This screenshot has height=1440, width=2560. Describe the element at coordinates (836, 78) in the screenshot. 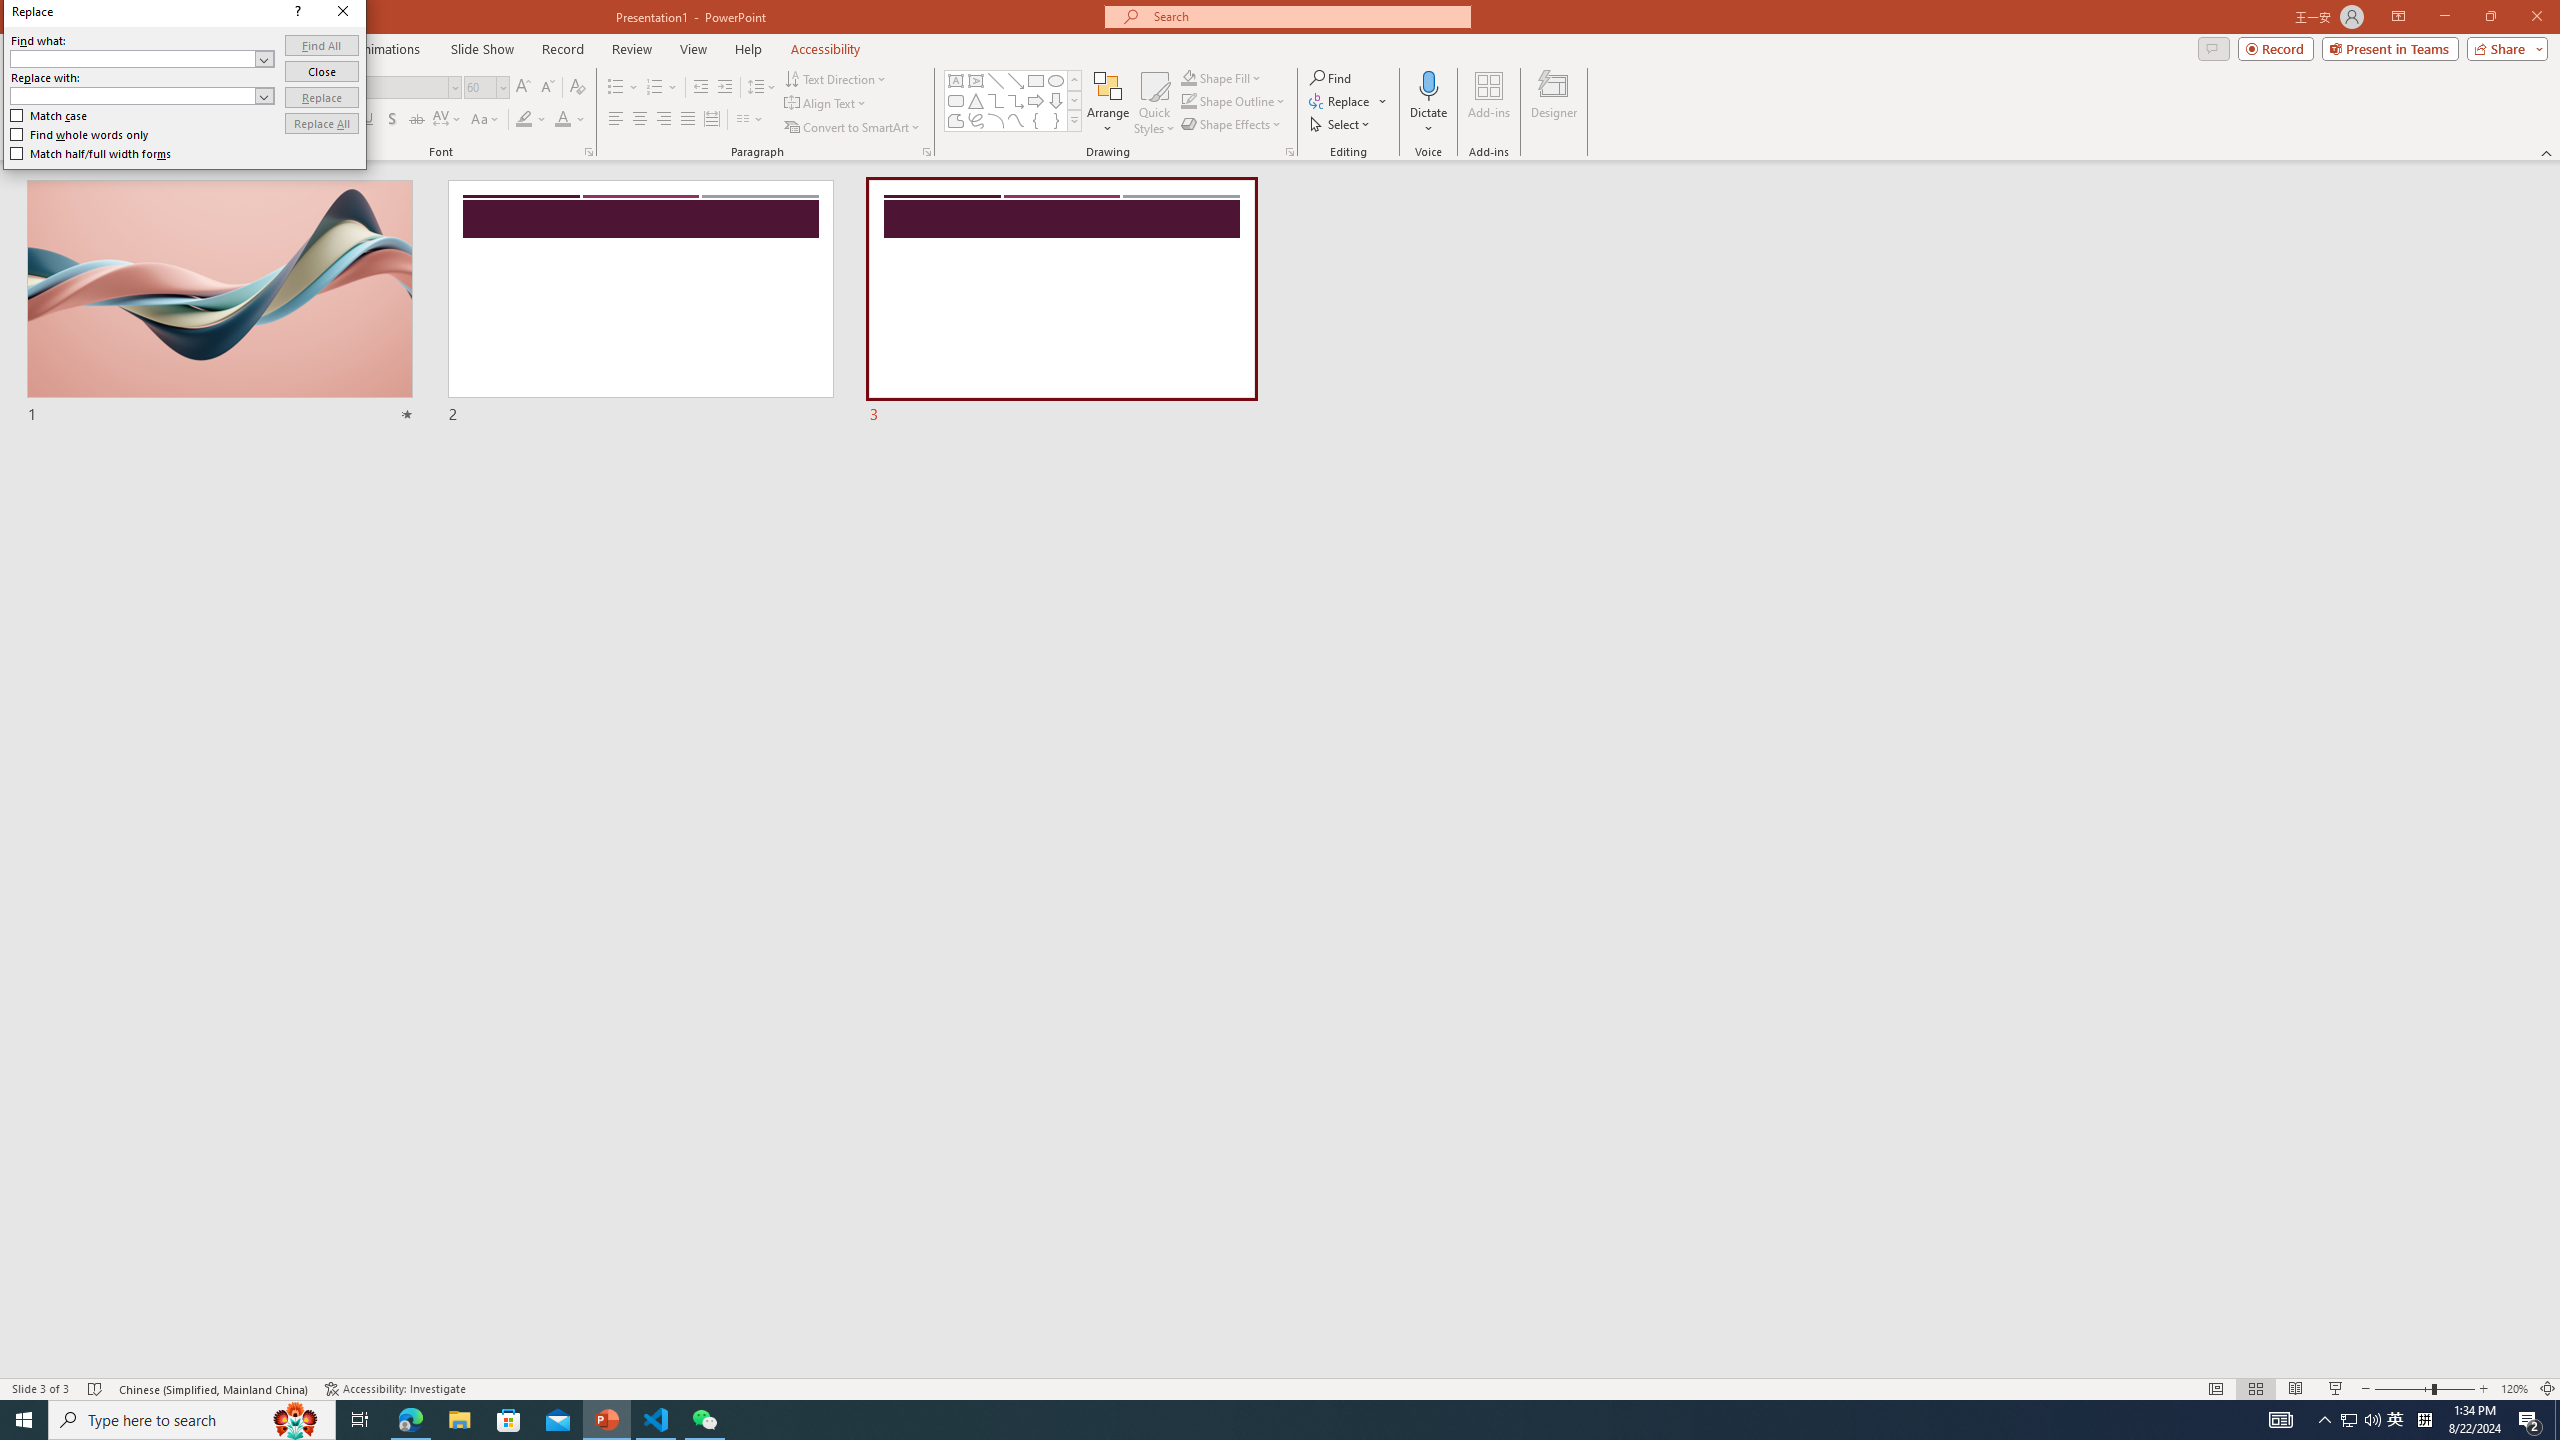

I see `'Text Direction'` at that location.